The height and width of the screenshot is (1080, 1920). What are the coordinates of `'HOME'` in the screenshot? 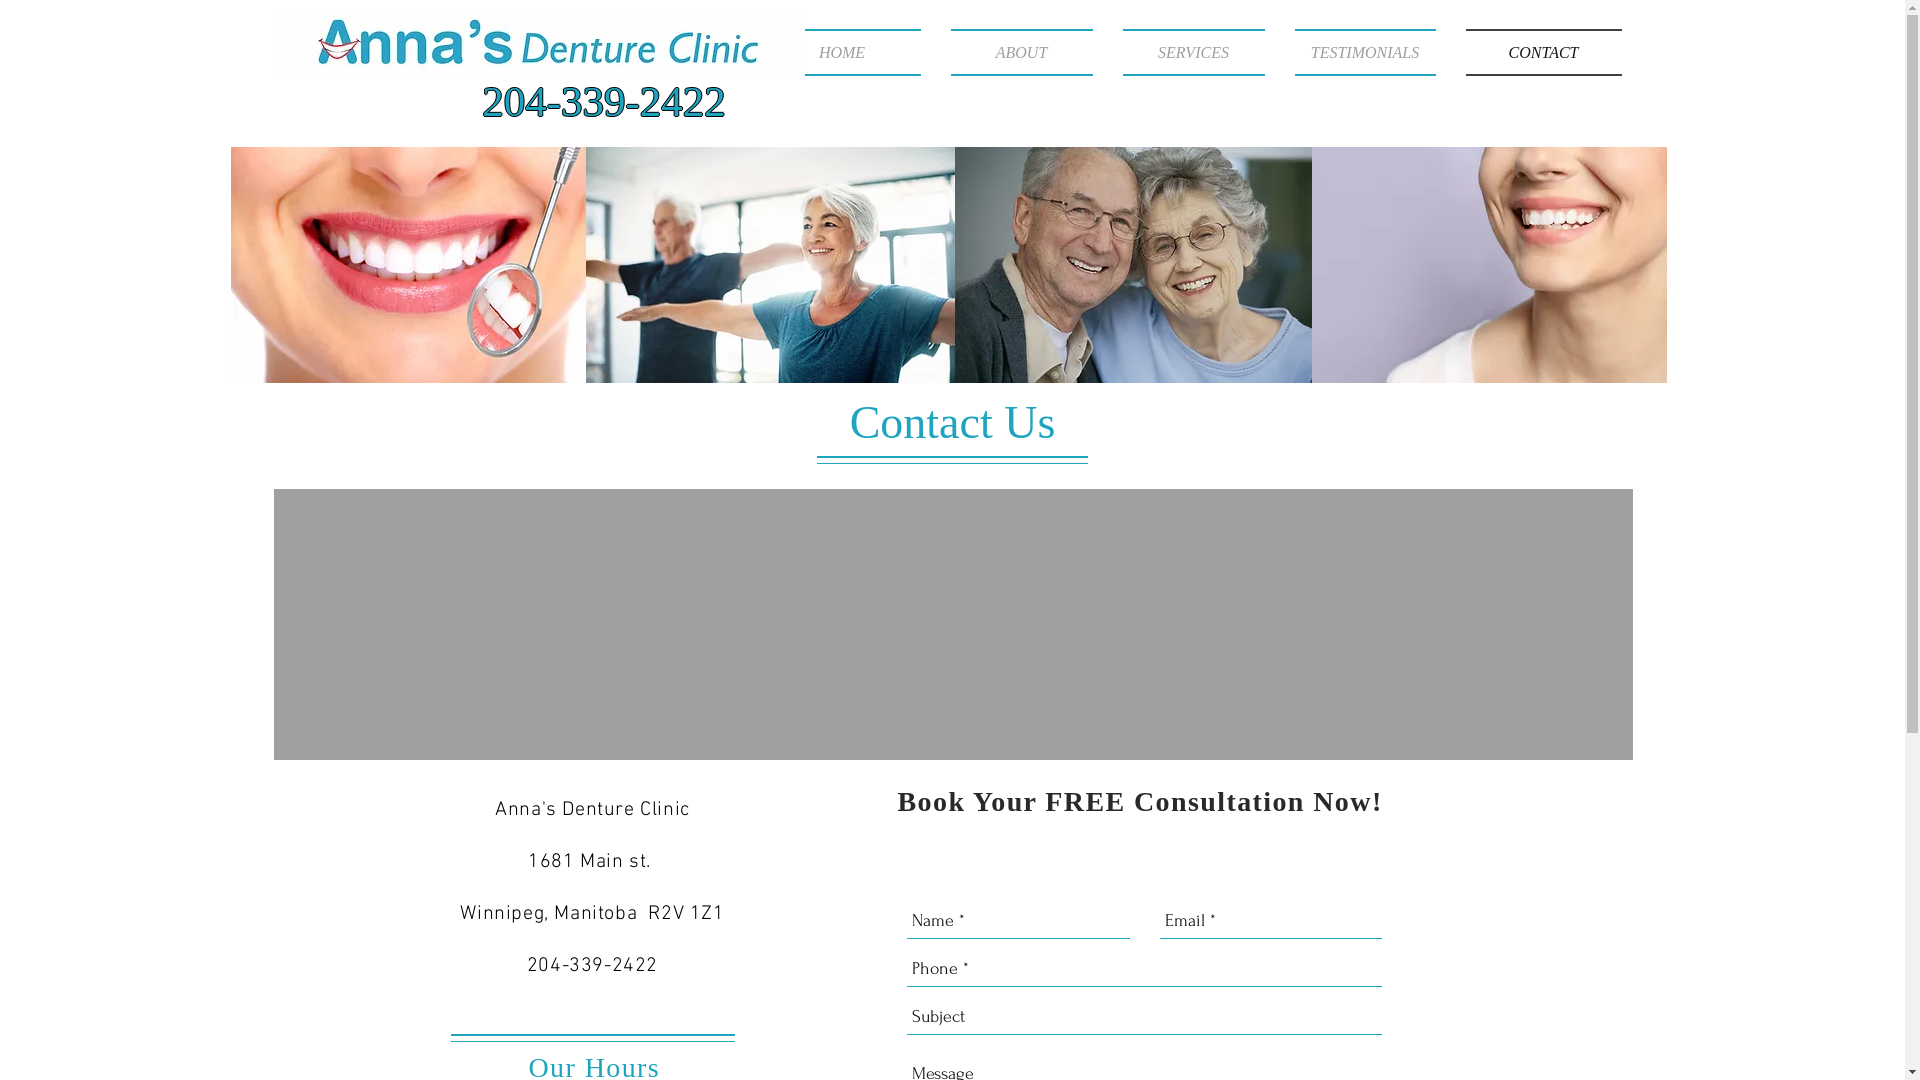 It's located at (849, 51).